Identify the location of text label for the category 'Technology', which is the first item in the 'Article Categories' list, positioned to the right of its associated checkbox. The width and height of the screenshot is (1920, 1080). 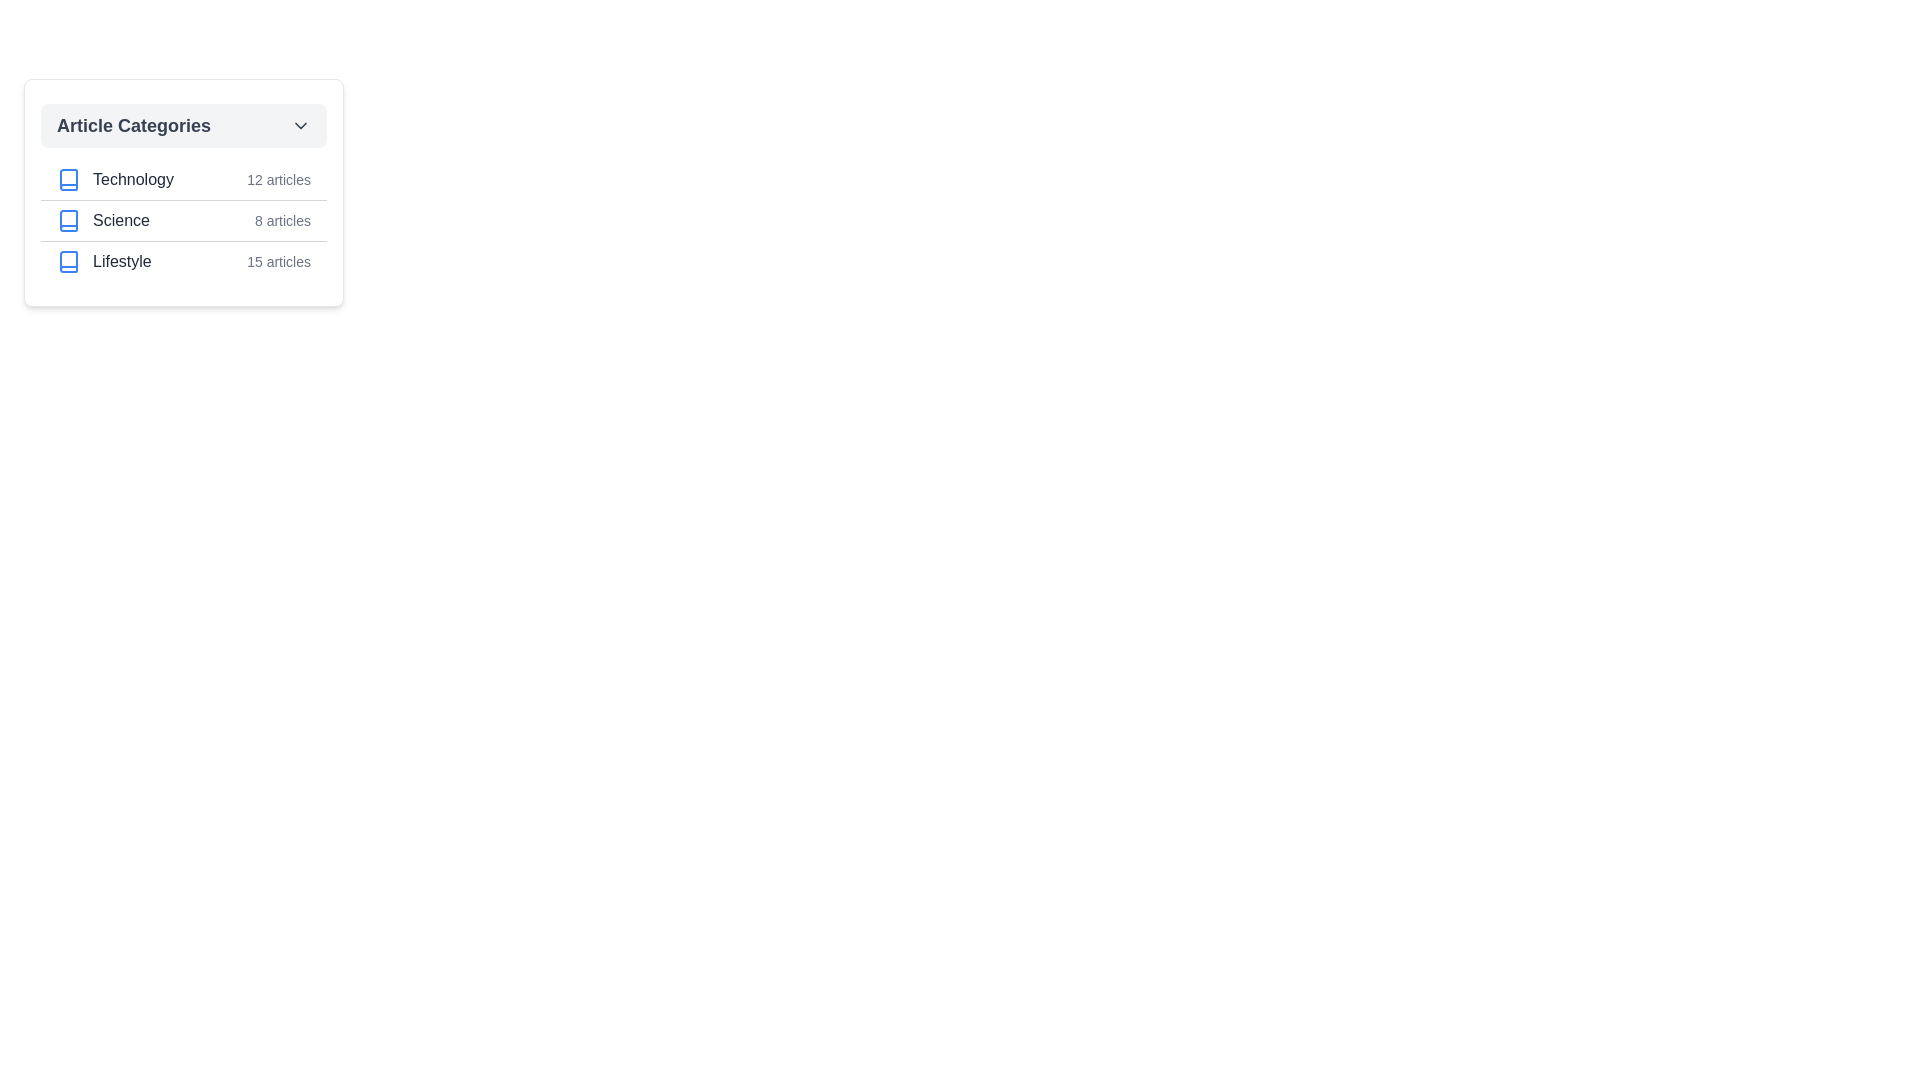
(132, 180).